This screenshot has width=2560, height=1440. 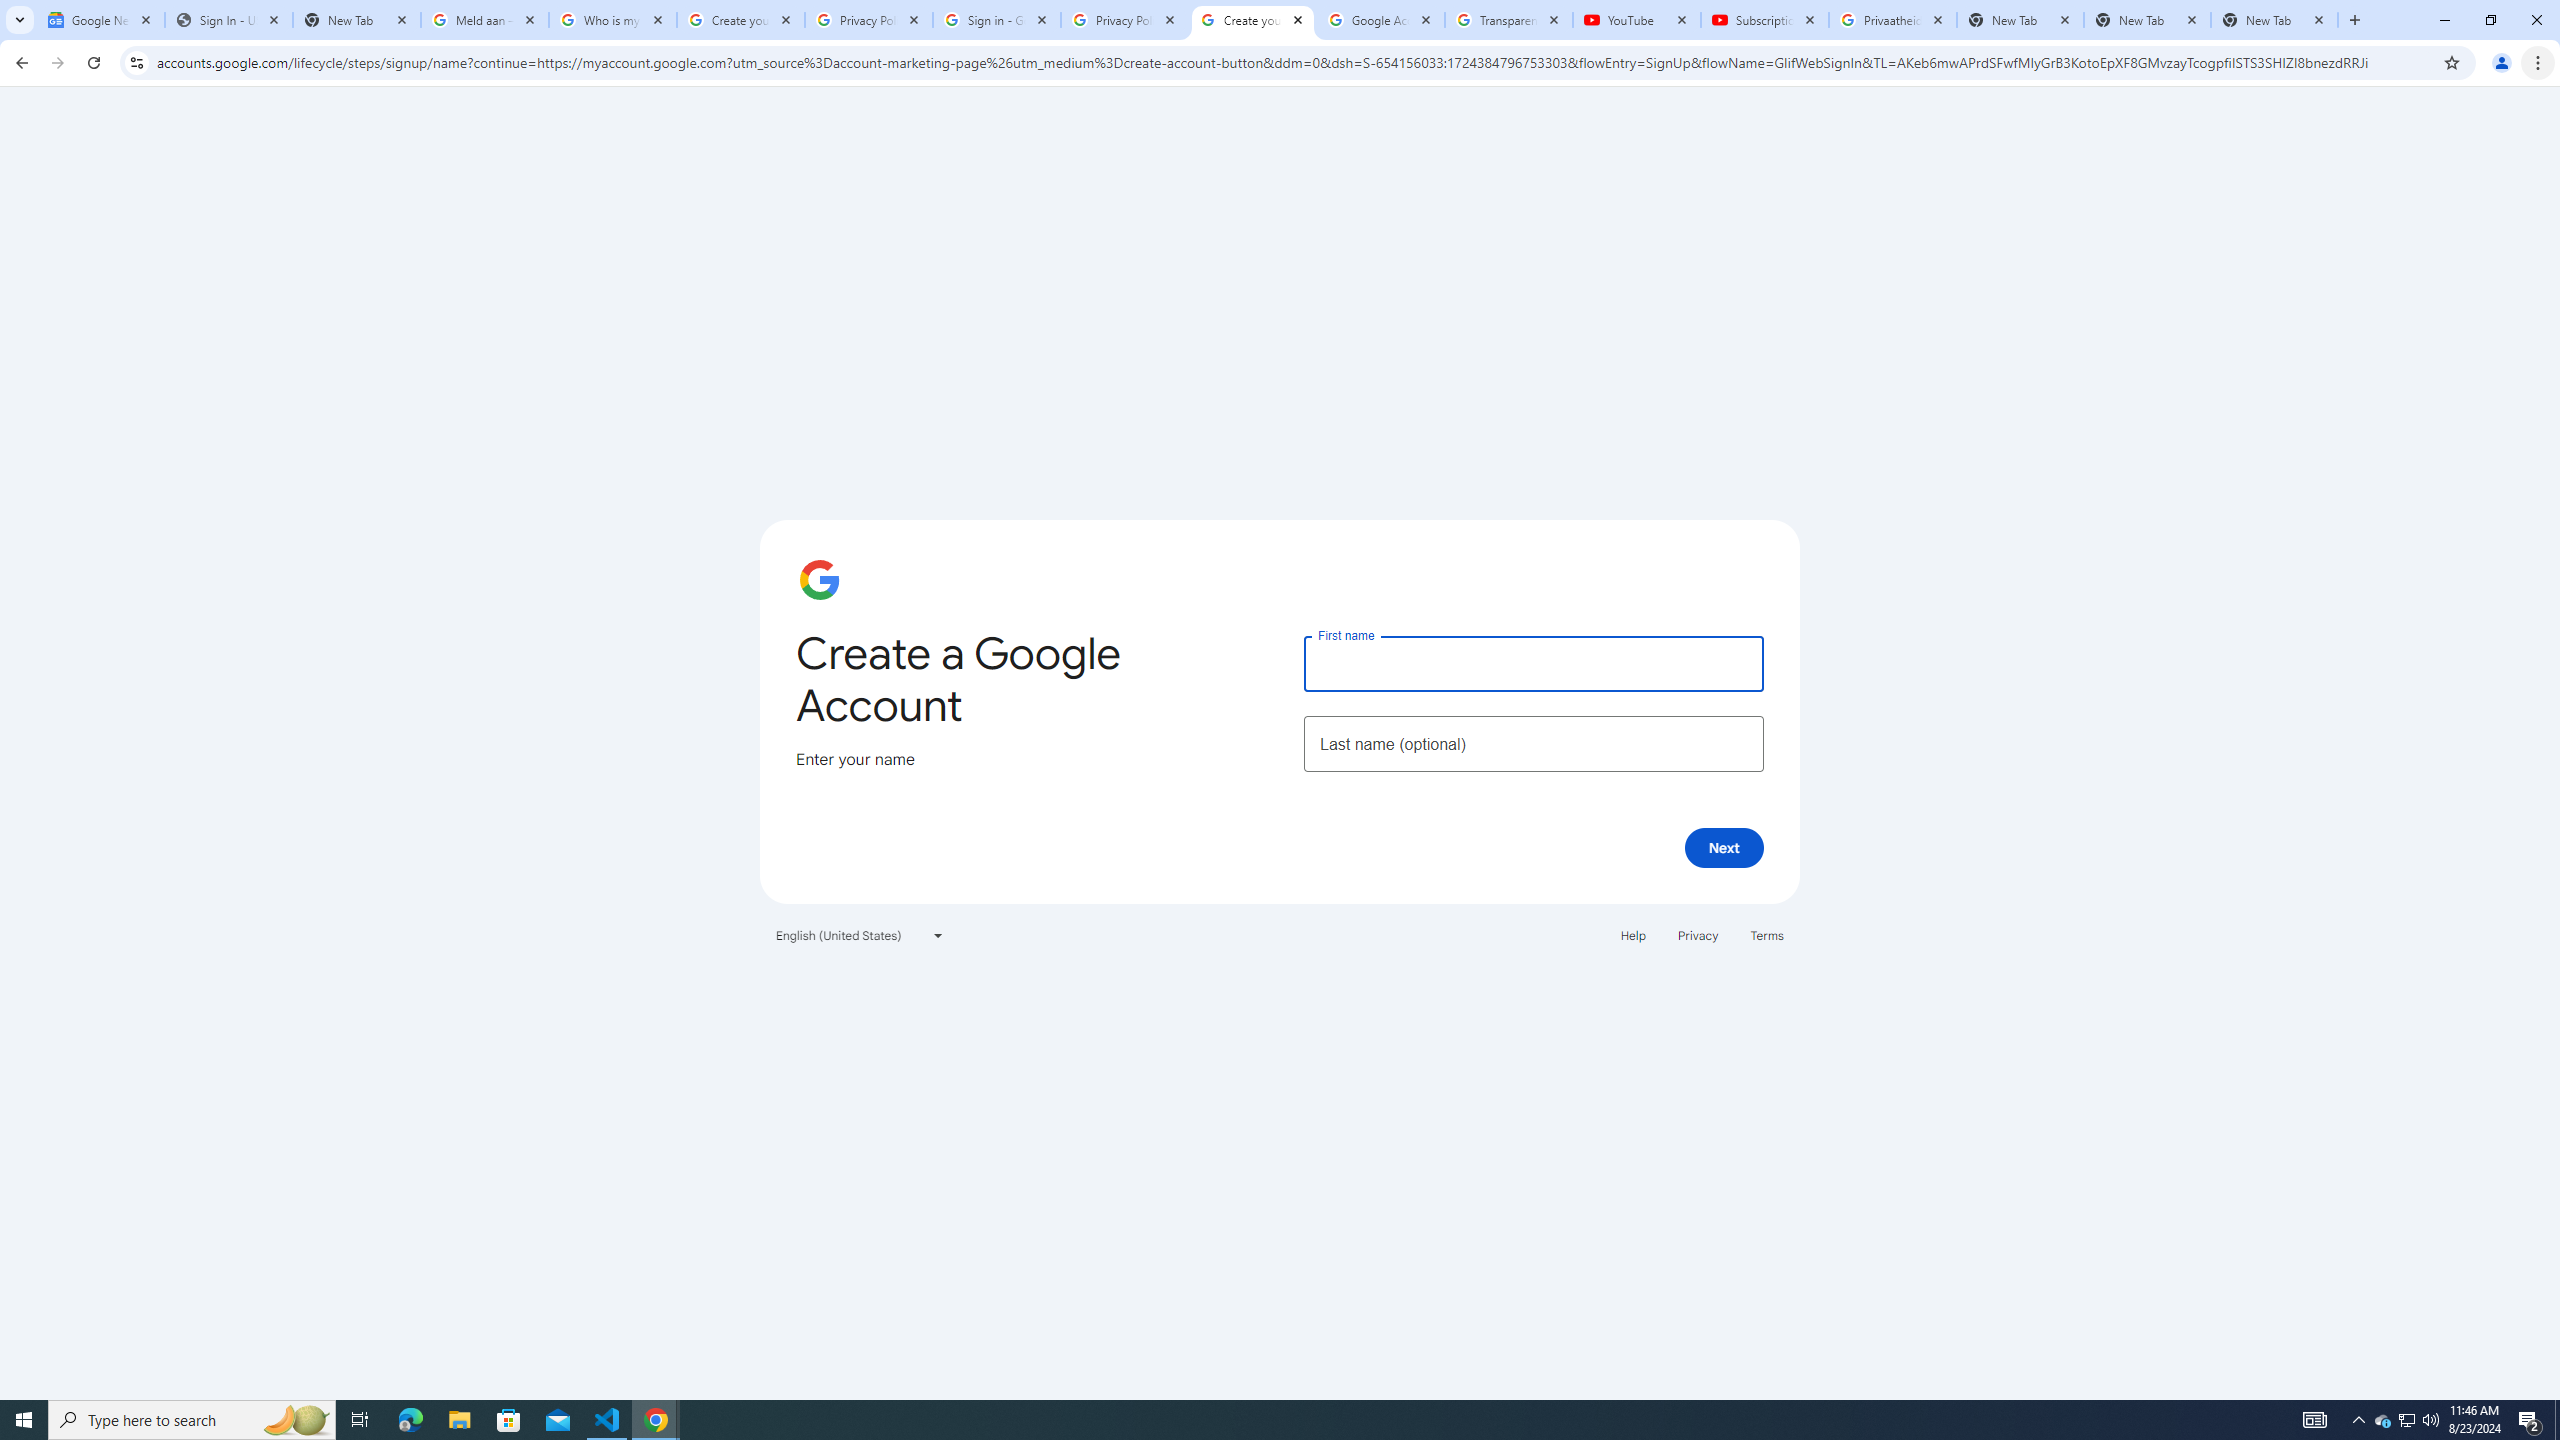 I want to click on 'YouTube', so click(x=1636, y=19).